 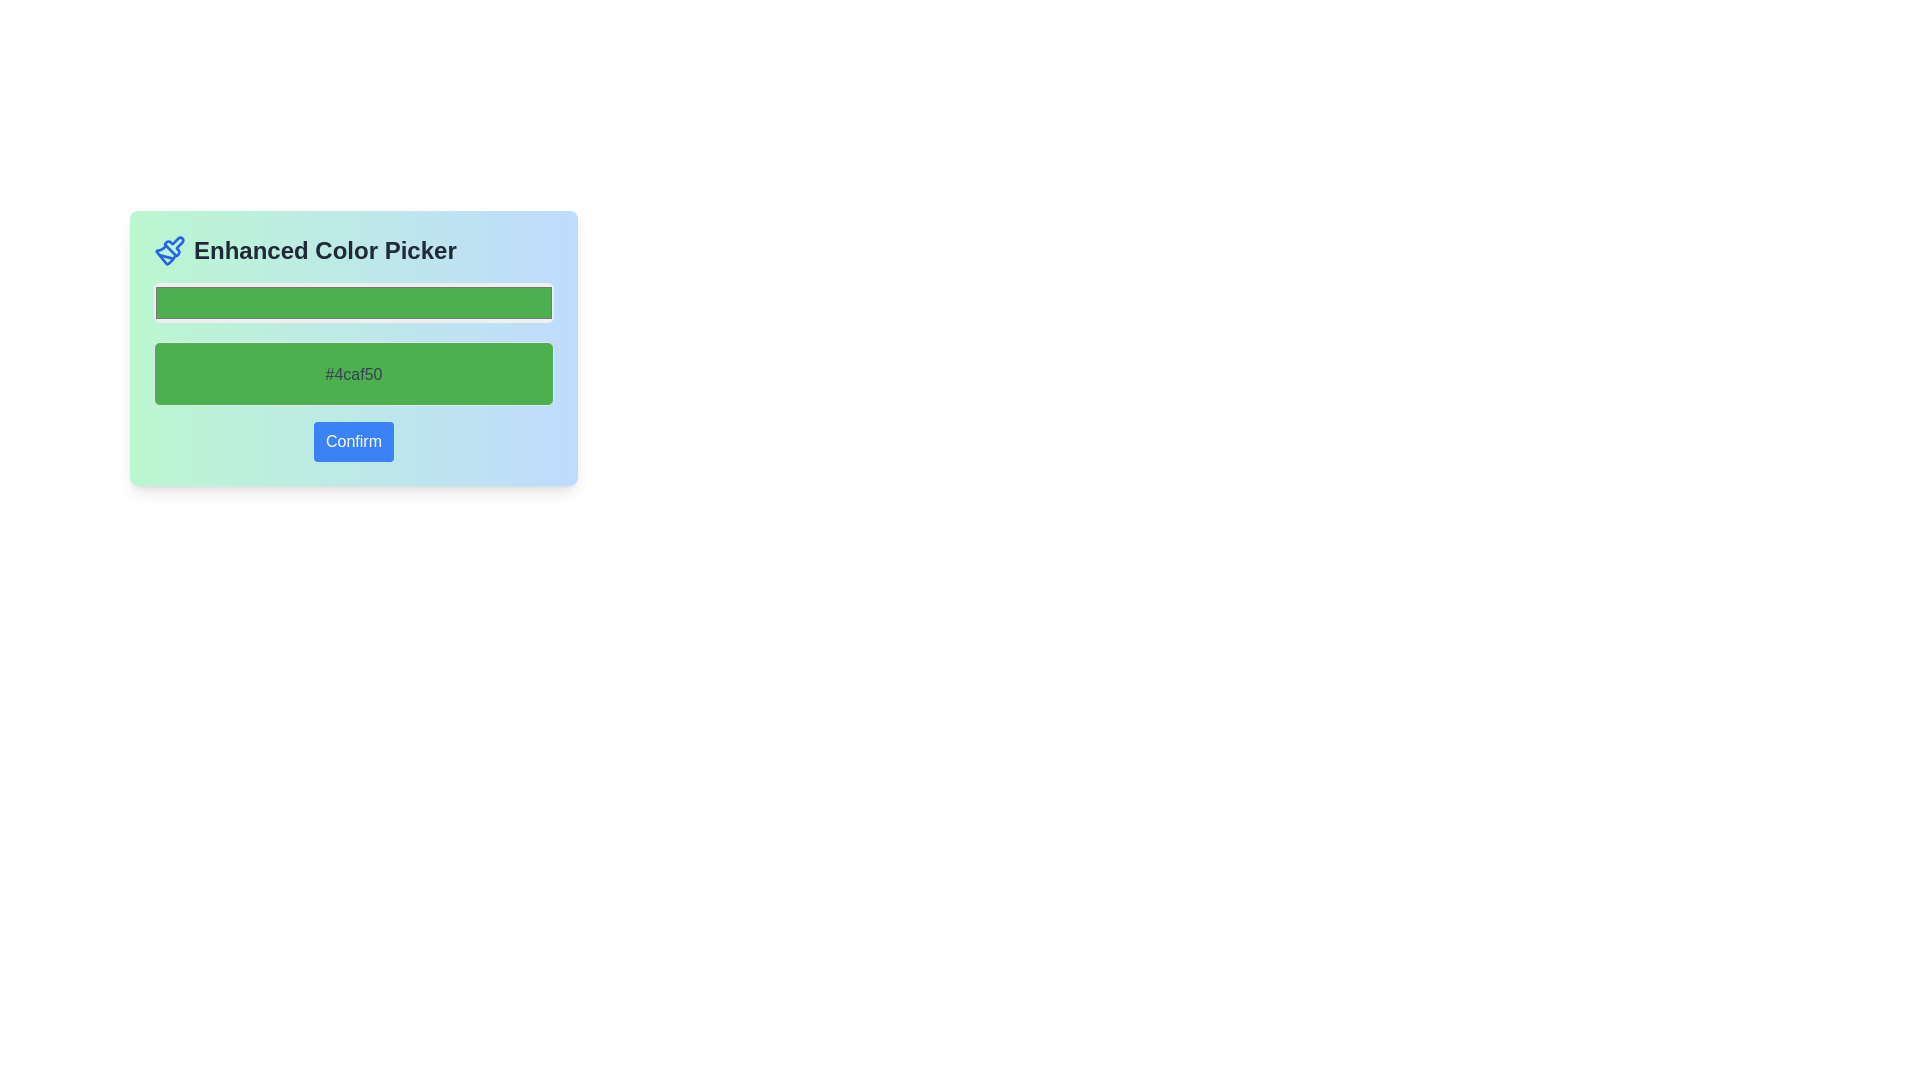 I want to click on the blue paintbrush icon located to the left of the 'Enhanced Color Picker' text, so click(x=169, y=249).